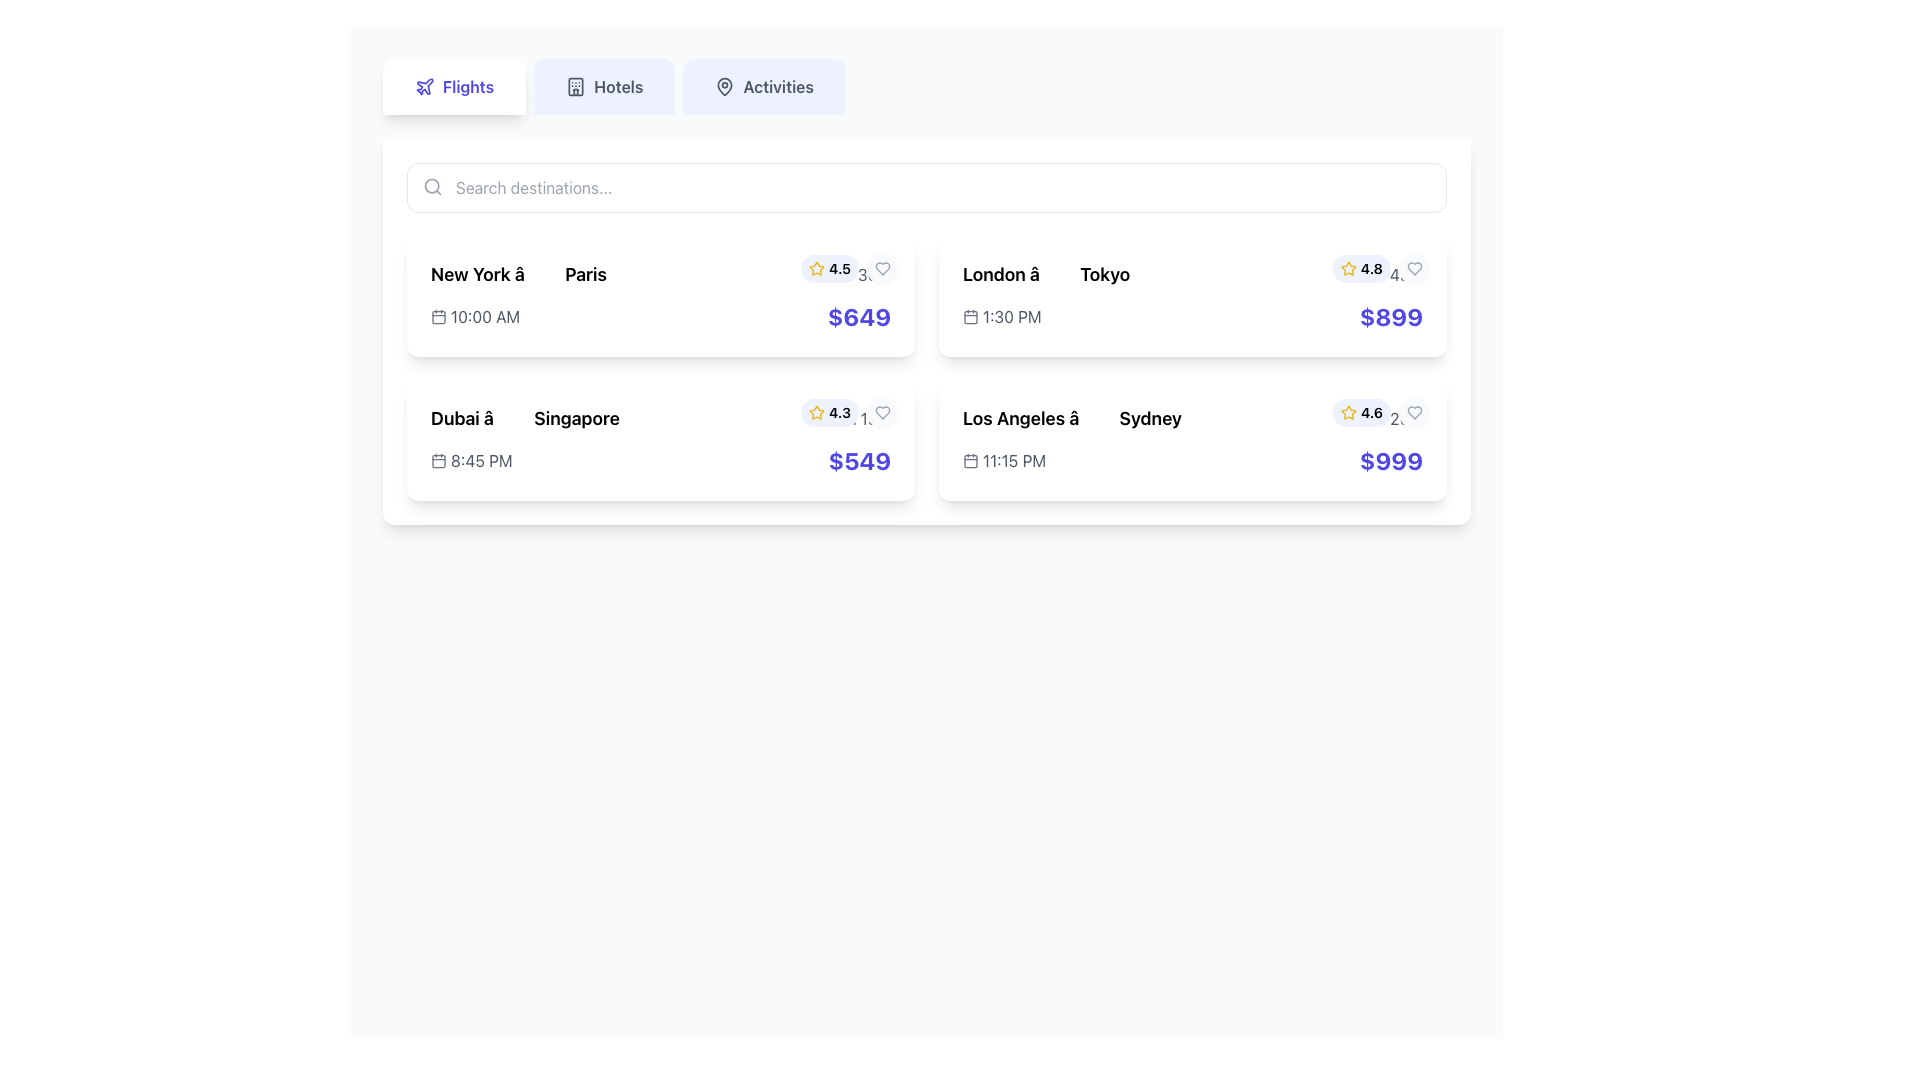  Describe the element at coordinates (1414, 411) in the screenshot. I see `the heart icon located at the top-right corner of the second card in the second row, which marks the travel itinerary from 'Los Angeles' to 'Sydney'` at that location.